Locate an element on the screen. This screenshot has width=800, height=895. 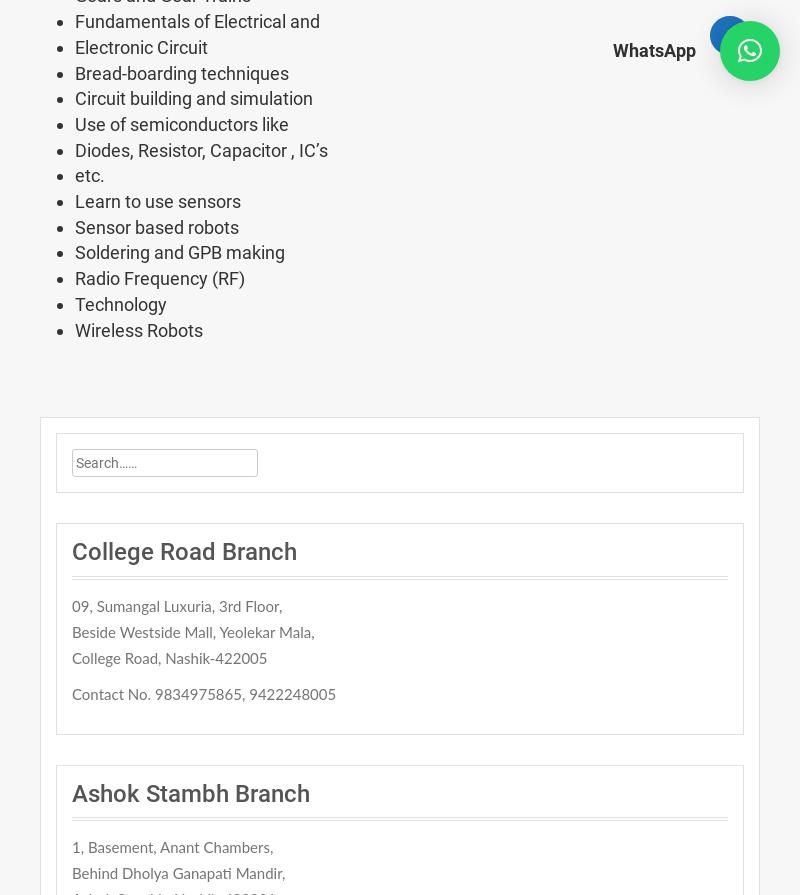
'Diodes, Resistor, Capacitor , IC’s' is located at coordinates (201, 149).